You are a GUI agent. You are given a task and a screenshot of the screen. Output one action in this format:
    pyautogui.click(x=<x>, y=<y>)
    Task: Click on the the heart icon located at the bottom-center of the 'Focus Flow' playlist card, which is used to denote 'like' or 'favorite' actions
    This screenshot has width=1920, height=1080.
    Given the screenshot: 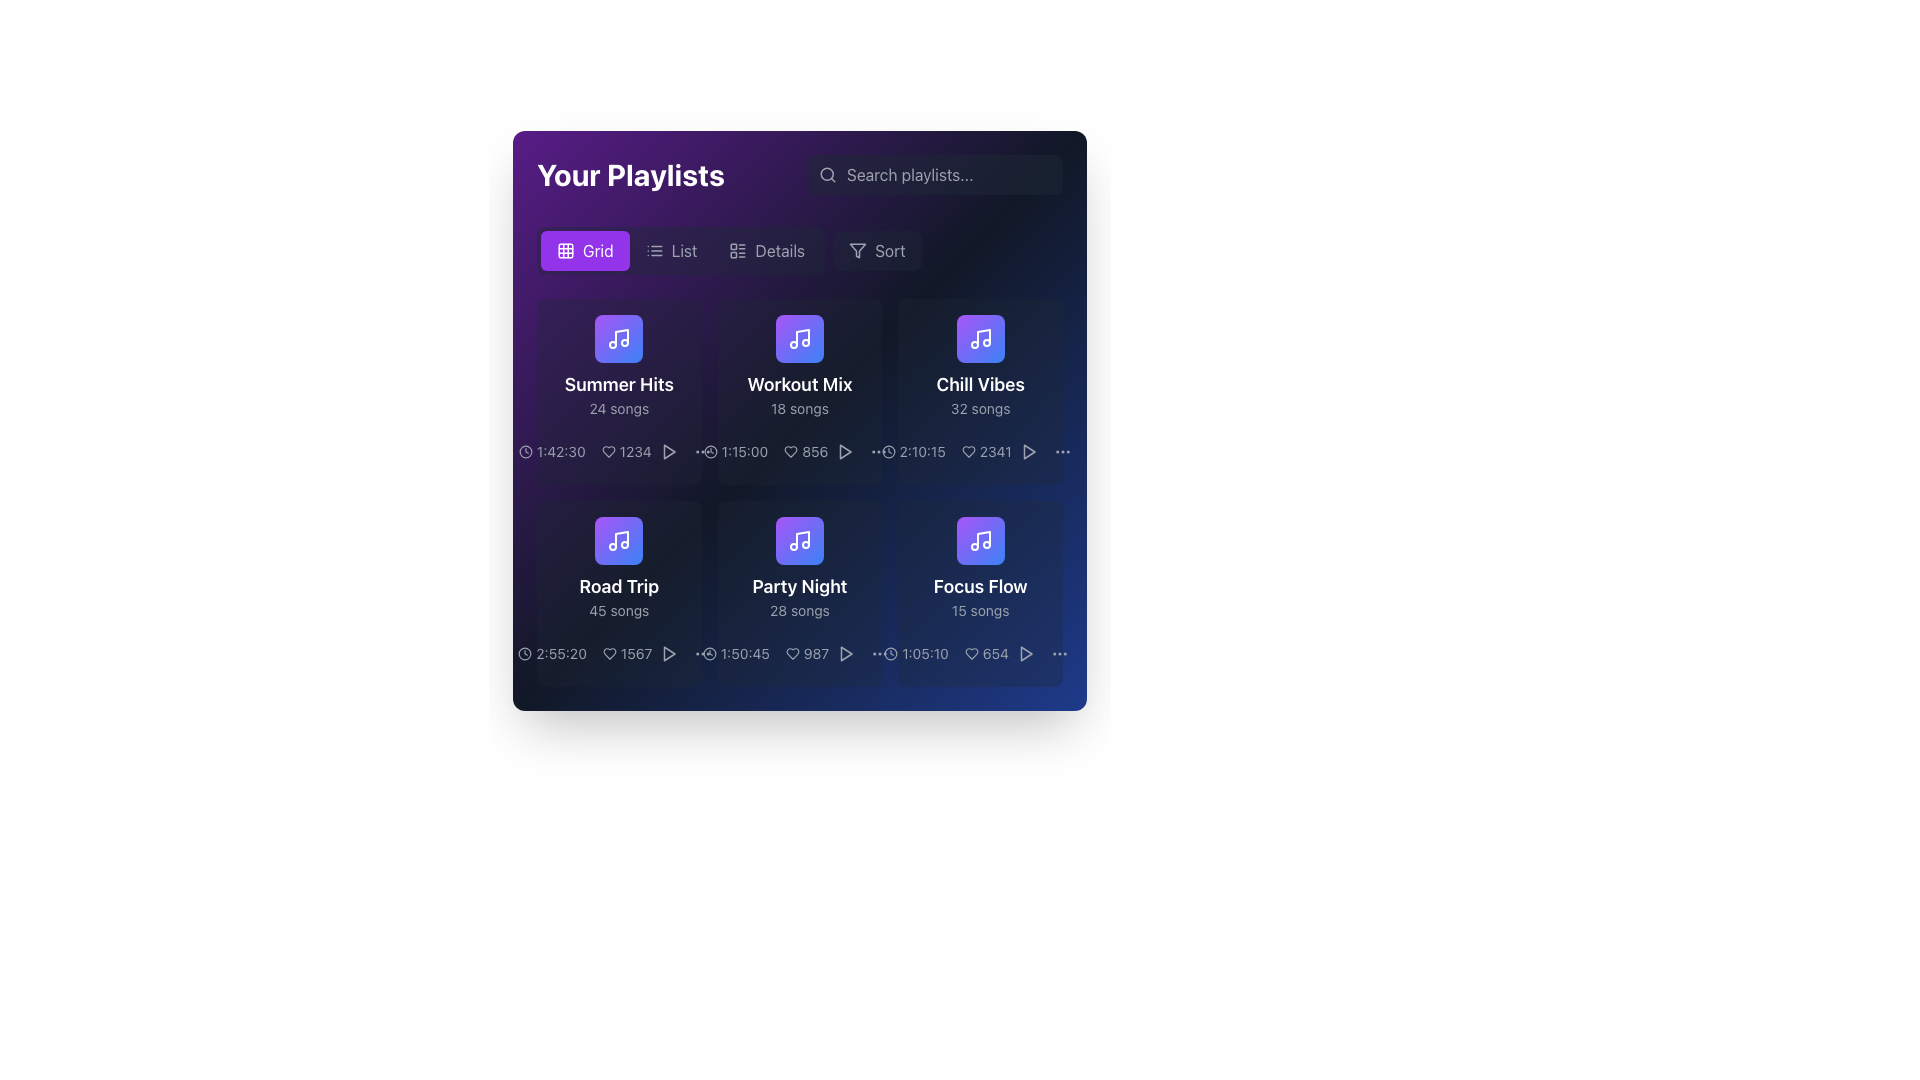 What is the action you would take?
    pyautogui.click(x=971, y=654)
    